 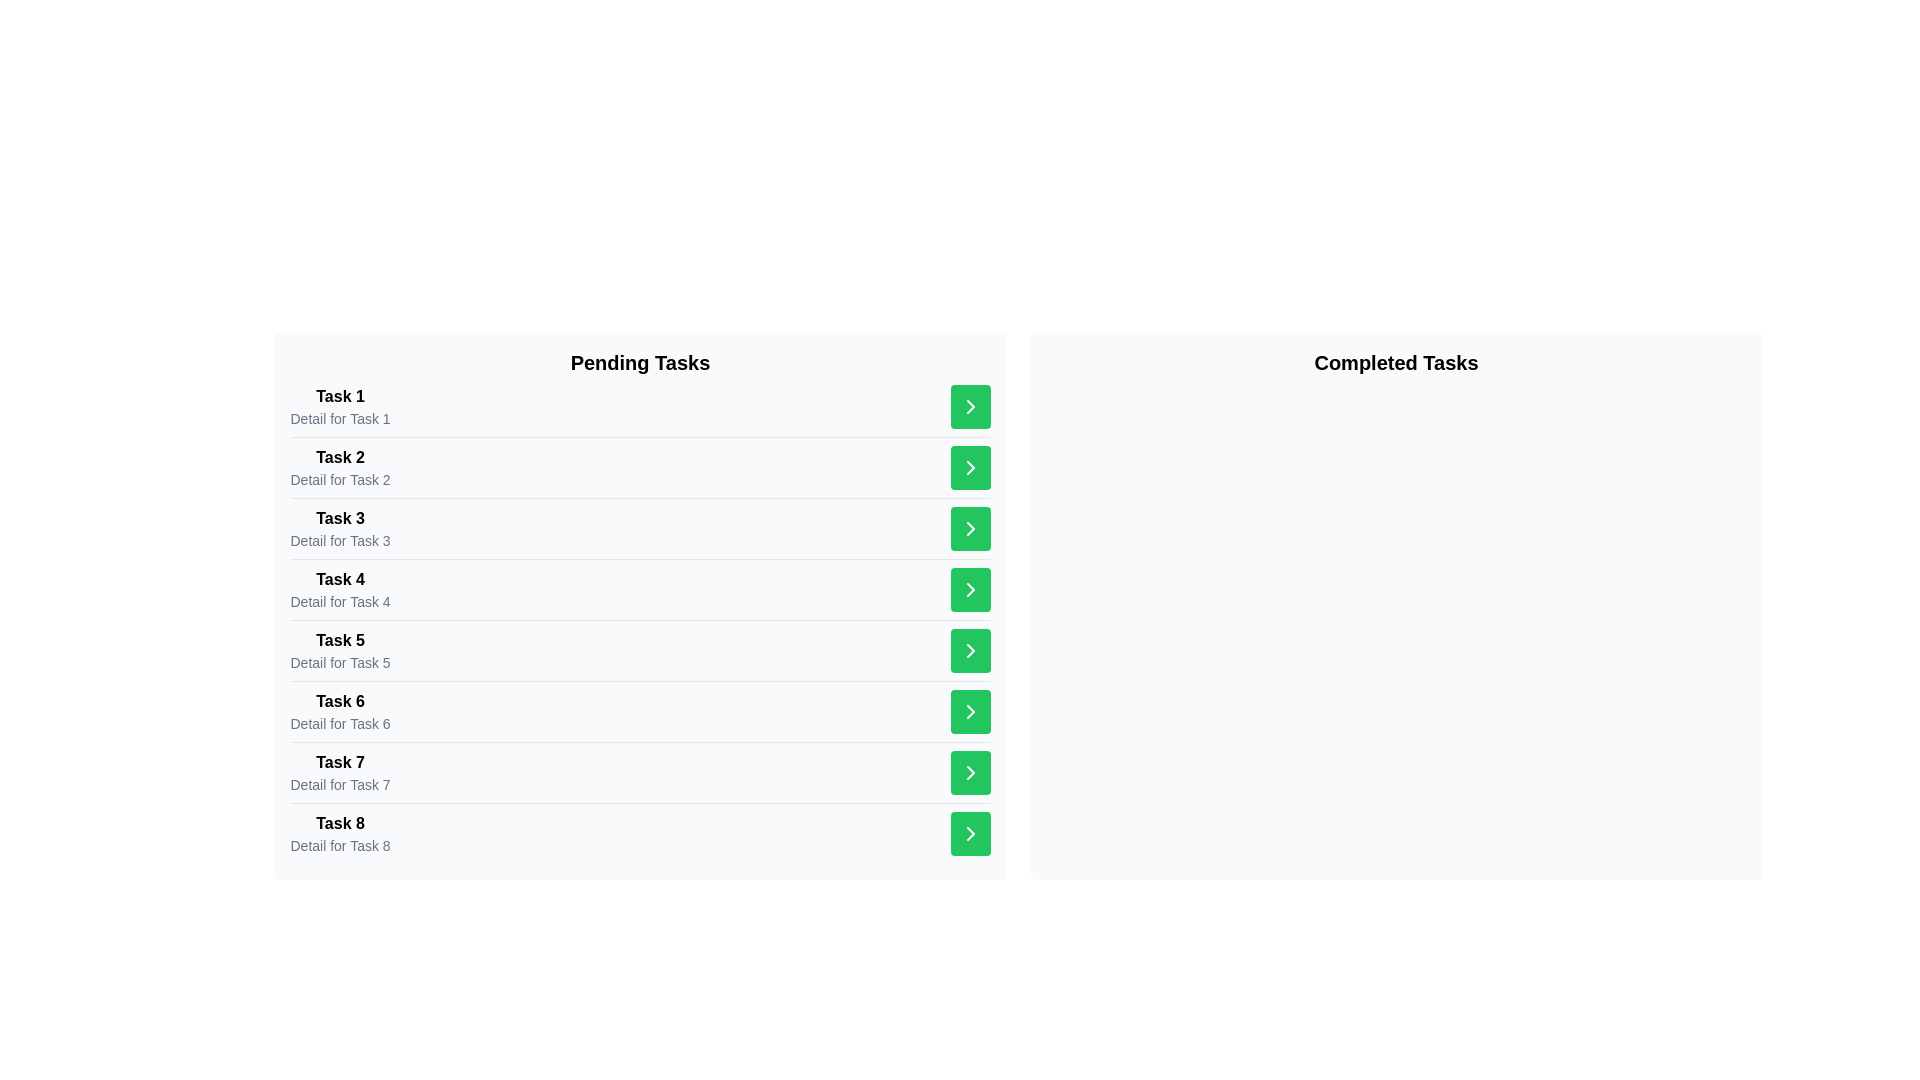 What do you see at coordinates (970, 711) in the screenshot?
I see `the button located in the sixth row of the 'Pending Tasks' list` at bounding box center [970, 711].